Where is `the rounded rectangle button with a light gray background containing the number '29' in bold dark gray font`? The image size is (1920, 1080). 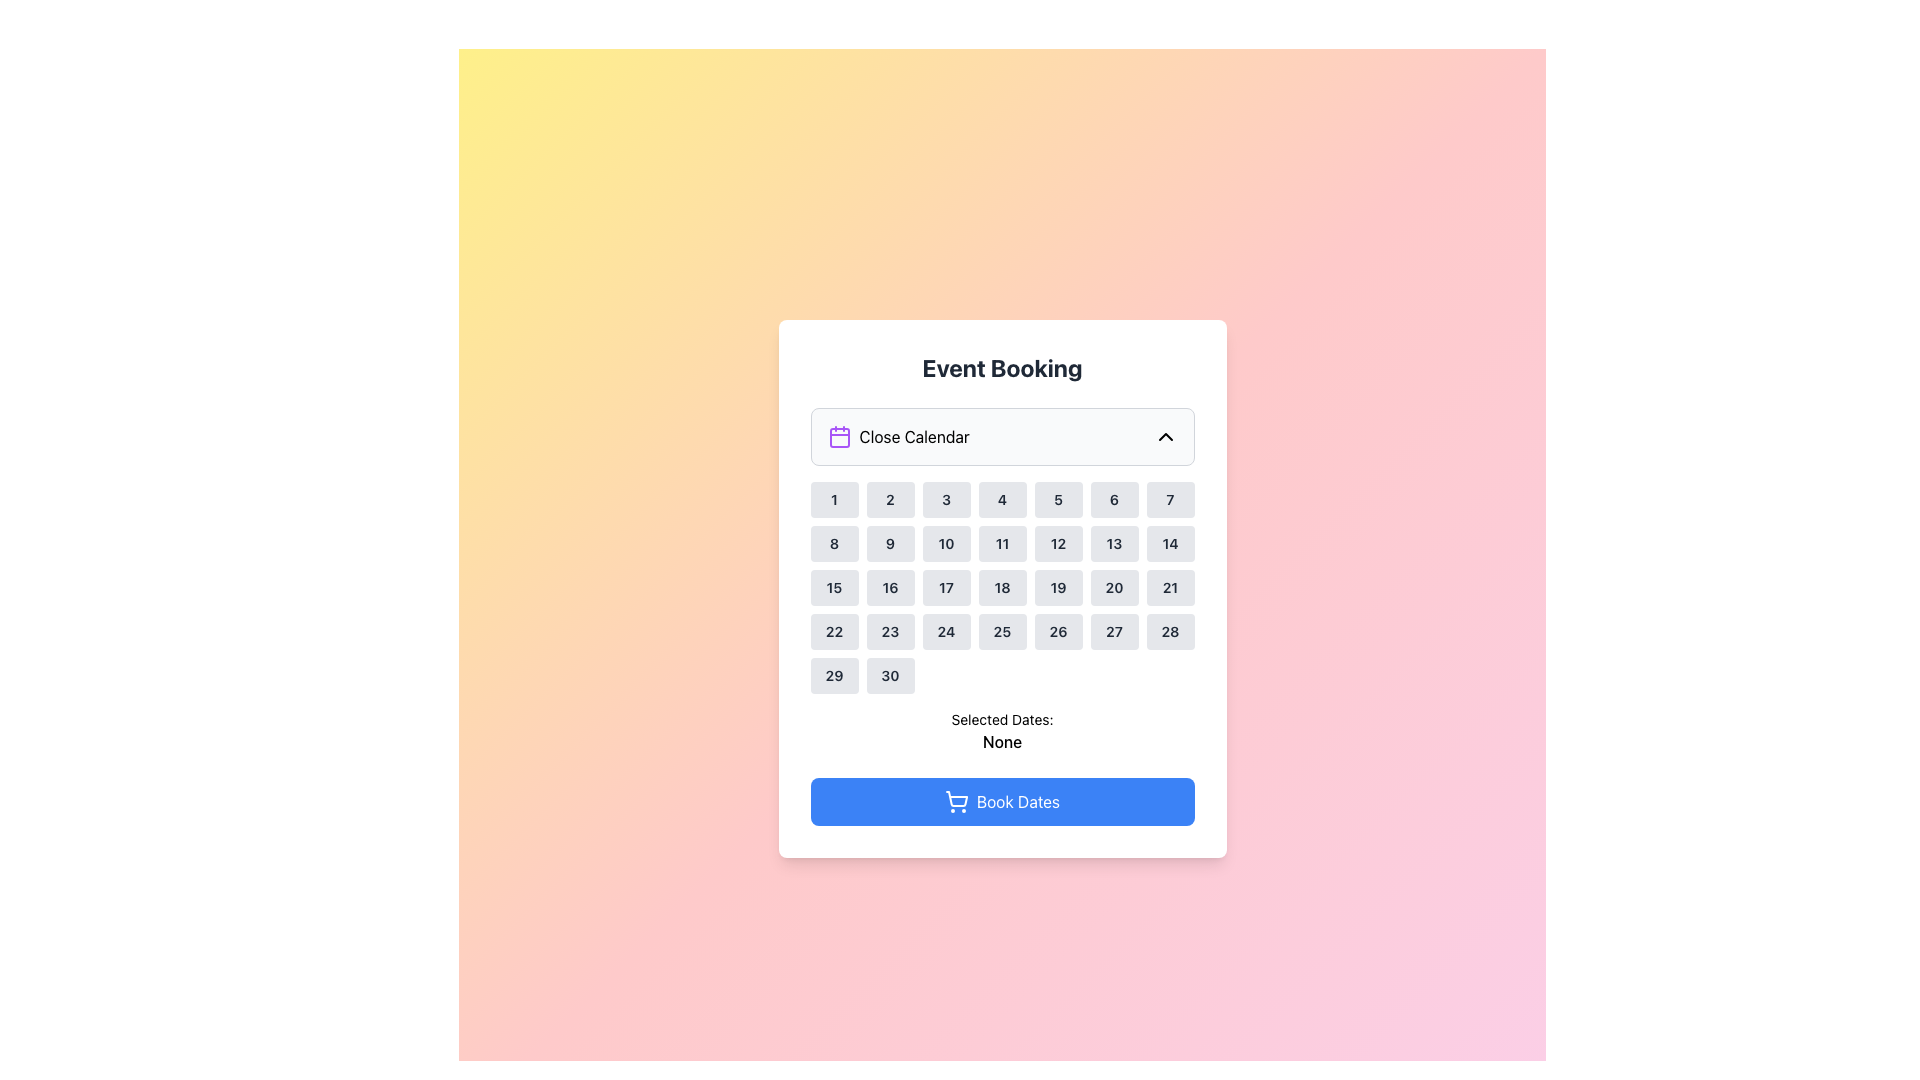
the rounded rectangle button with a light gray background containing the number '29' in bold dark gray font is located at coordinates (834, 675).